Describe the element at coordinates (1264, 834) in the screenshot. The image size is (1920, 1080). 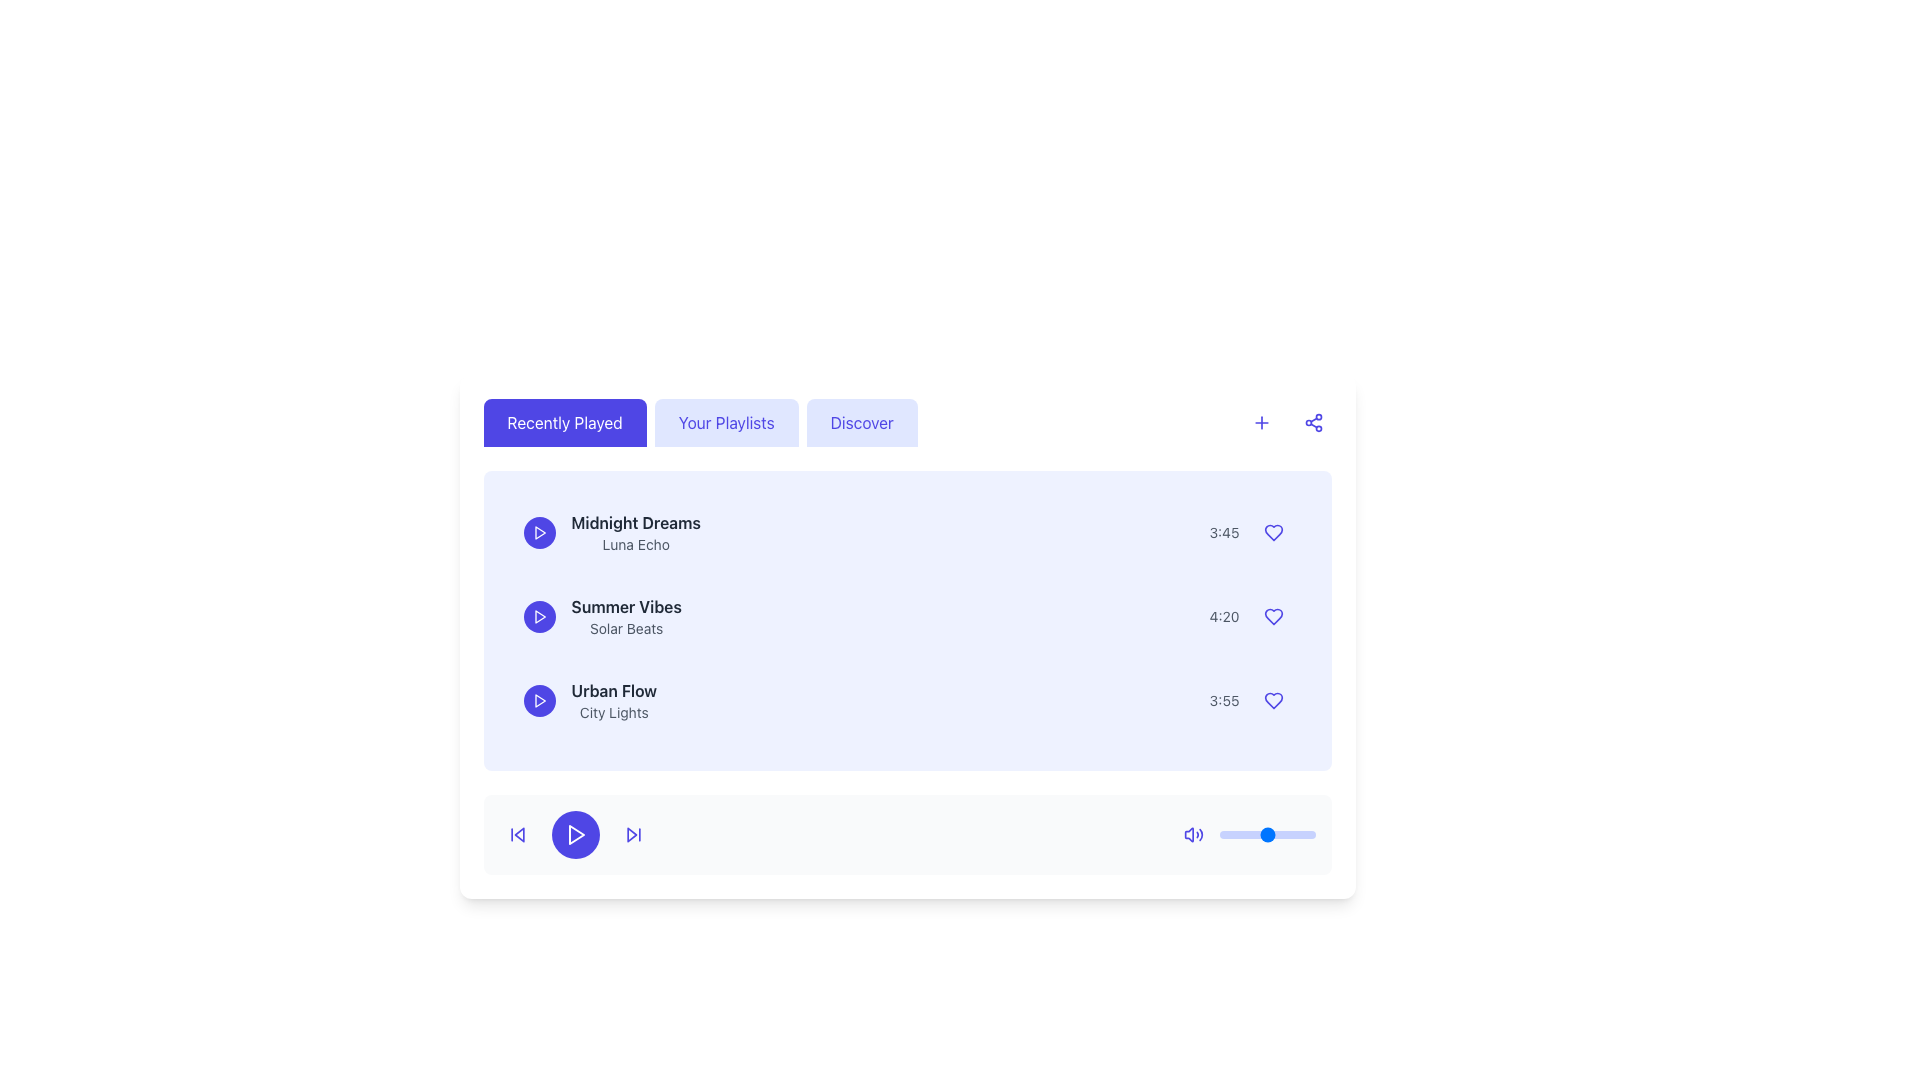
I see `the slider` at that location.